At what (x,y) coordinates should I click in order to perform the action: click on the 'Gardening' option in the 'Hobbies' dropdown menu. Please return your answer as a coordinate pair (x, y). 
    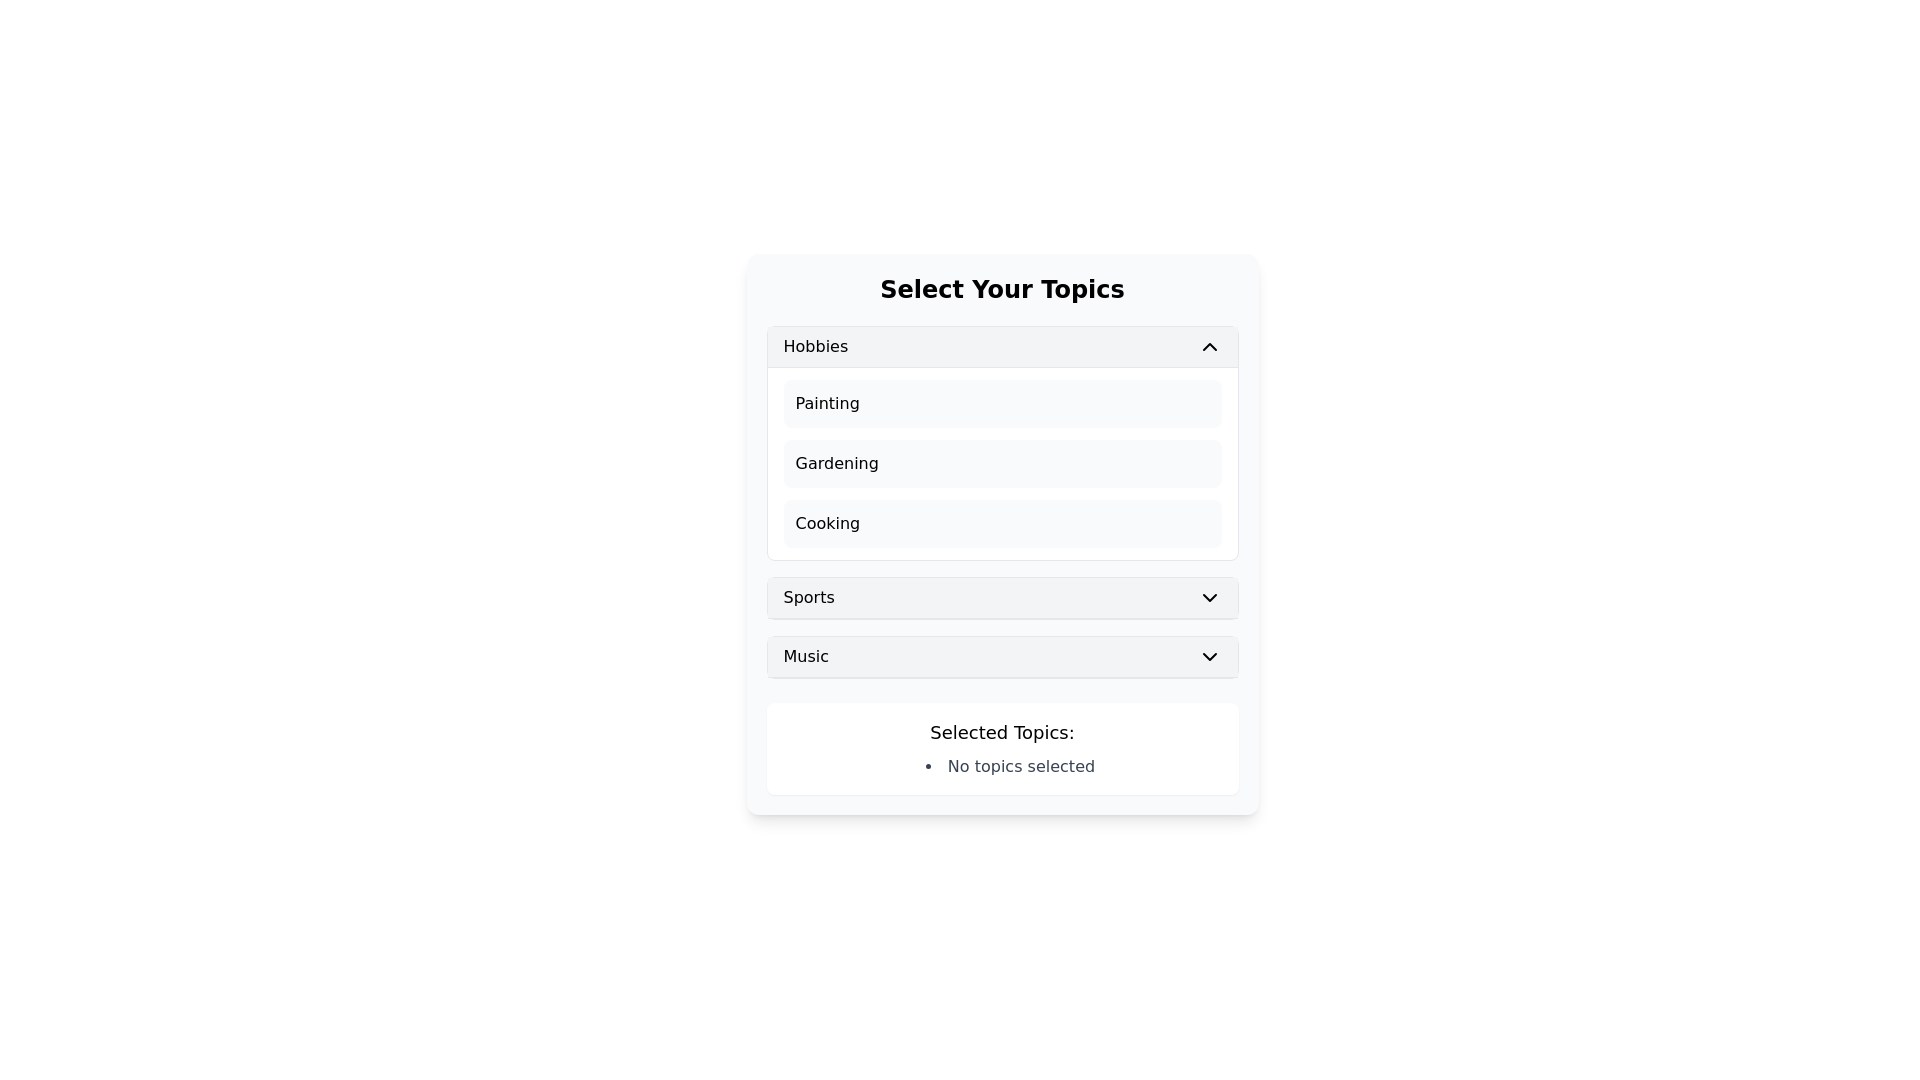
    Looking at the image, I should click on (837, 463).